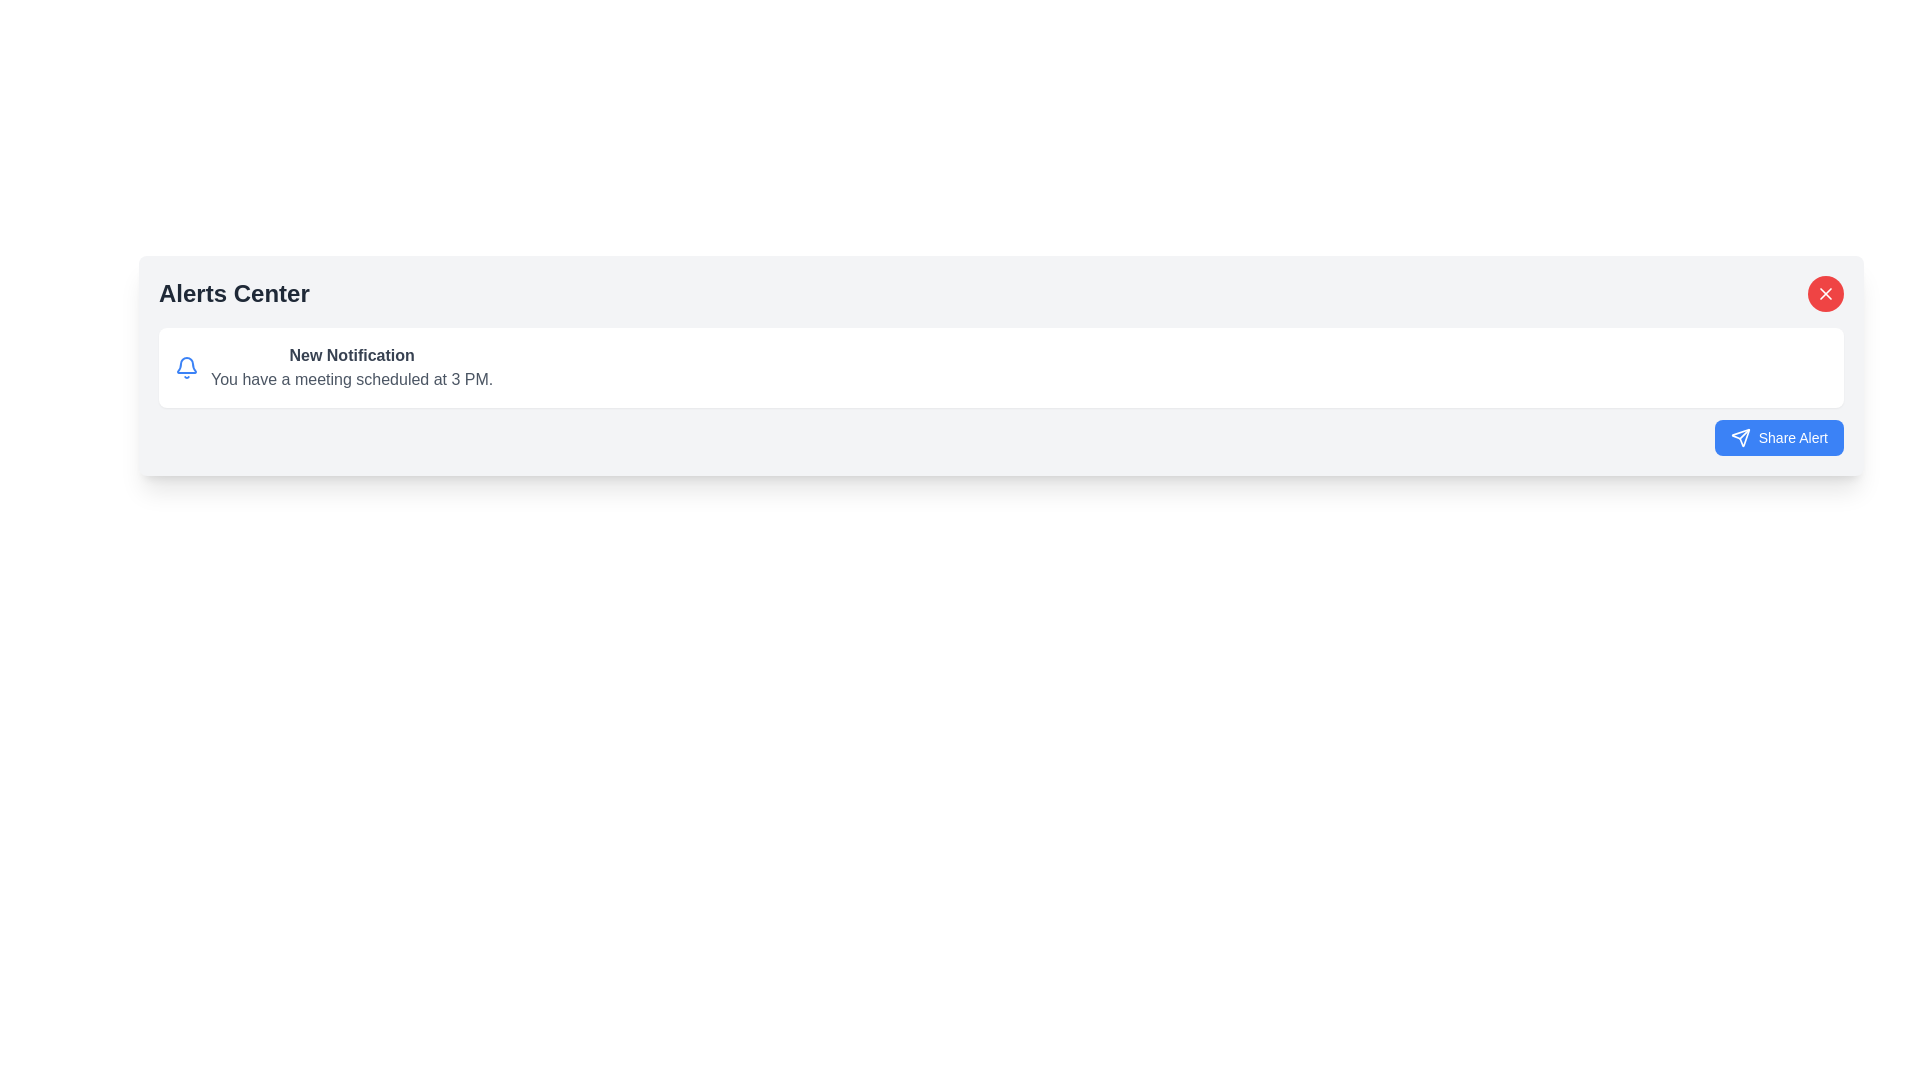  I want to click on the 'Share Alert' text label located within the blue button in the bottom-right corner of the notification card, so click(1793, 437).